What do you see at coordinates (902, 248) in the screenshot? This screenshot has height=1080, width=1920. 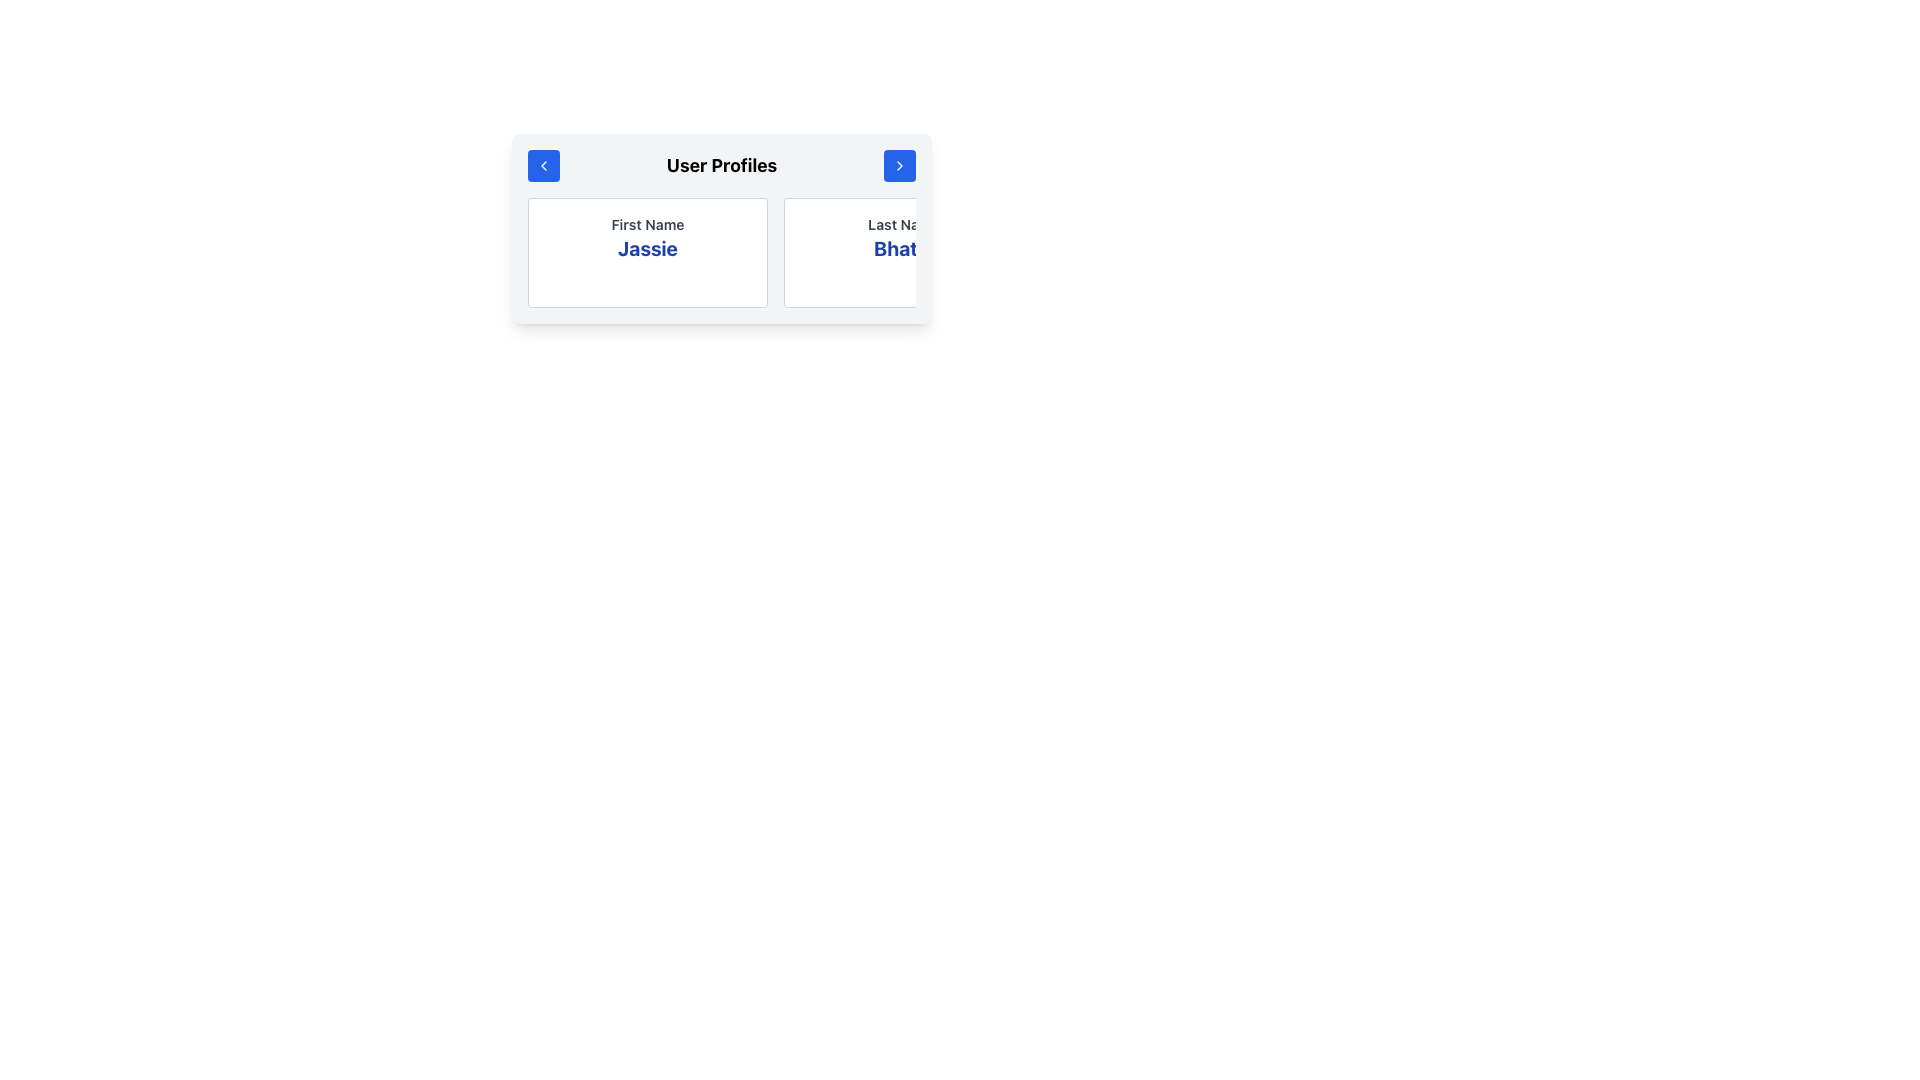 I see `the text display element that shows the user's last name, located under the 'Last Name' label in the user profile section` at bounding box center [902, 248].